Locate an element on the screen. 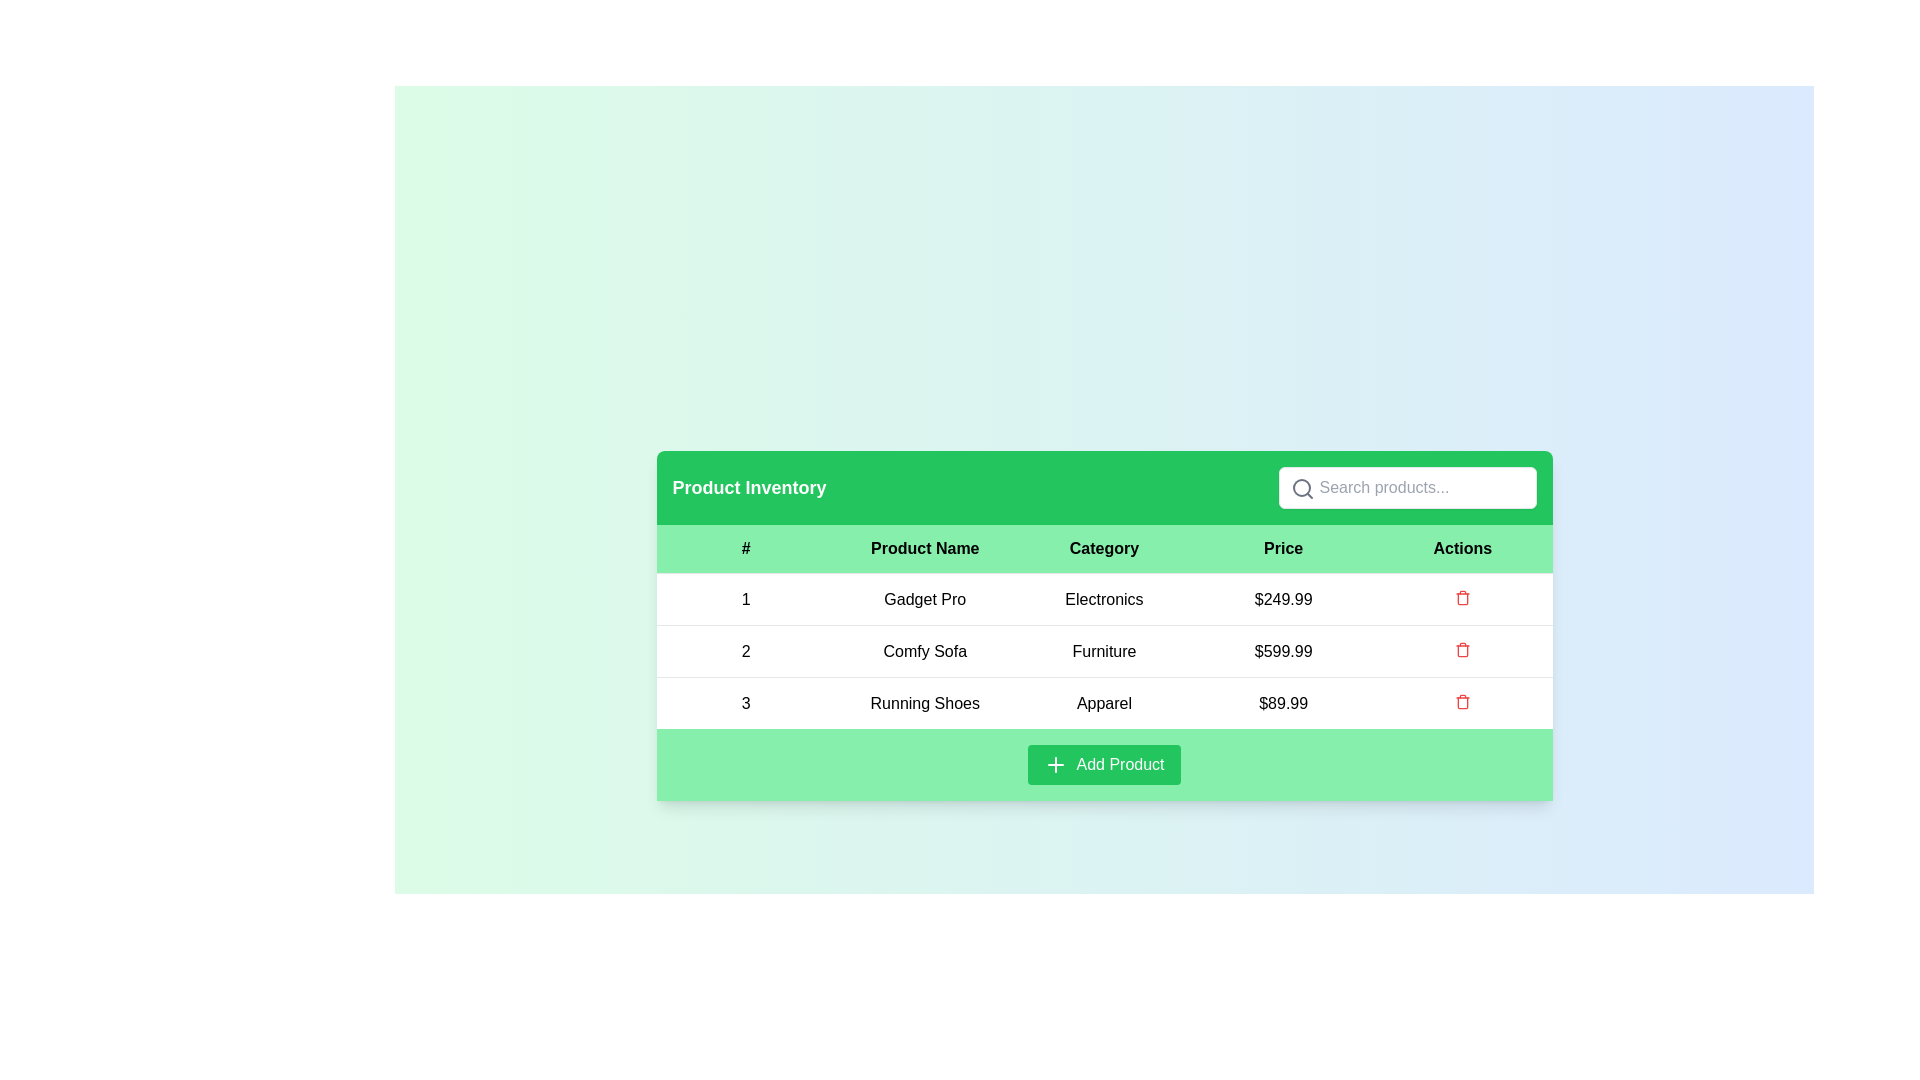 This screenshot has width=1920, height=1080. the first row in the product table that displays 'Gadget Pro', 'Electronics', and '$249.99' is located at coordinates (1103, 598).